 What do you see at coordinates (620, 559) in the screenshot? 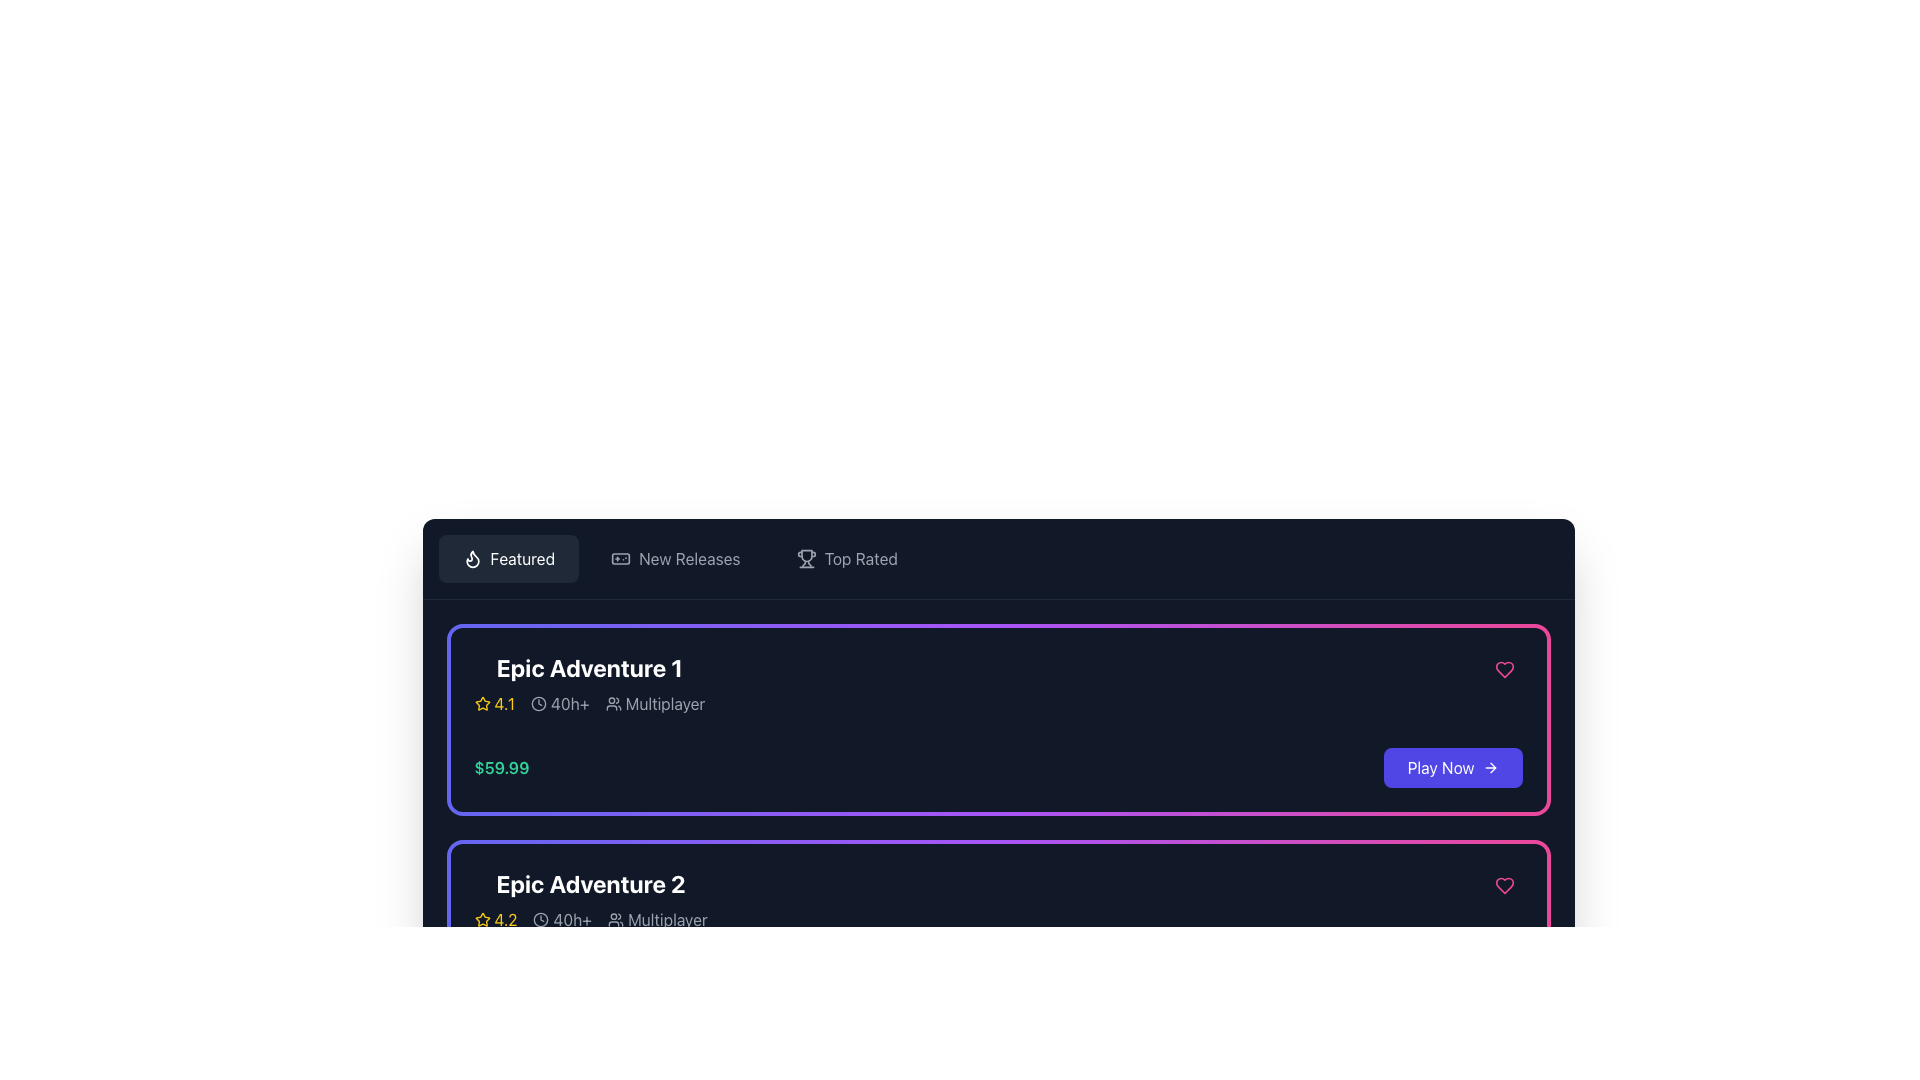
I see `the gaming icon associated with the 'New Releases' category to visually interpret the category` at bounding box center [620, 559].